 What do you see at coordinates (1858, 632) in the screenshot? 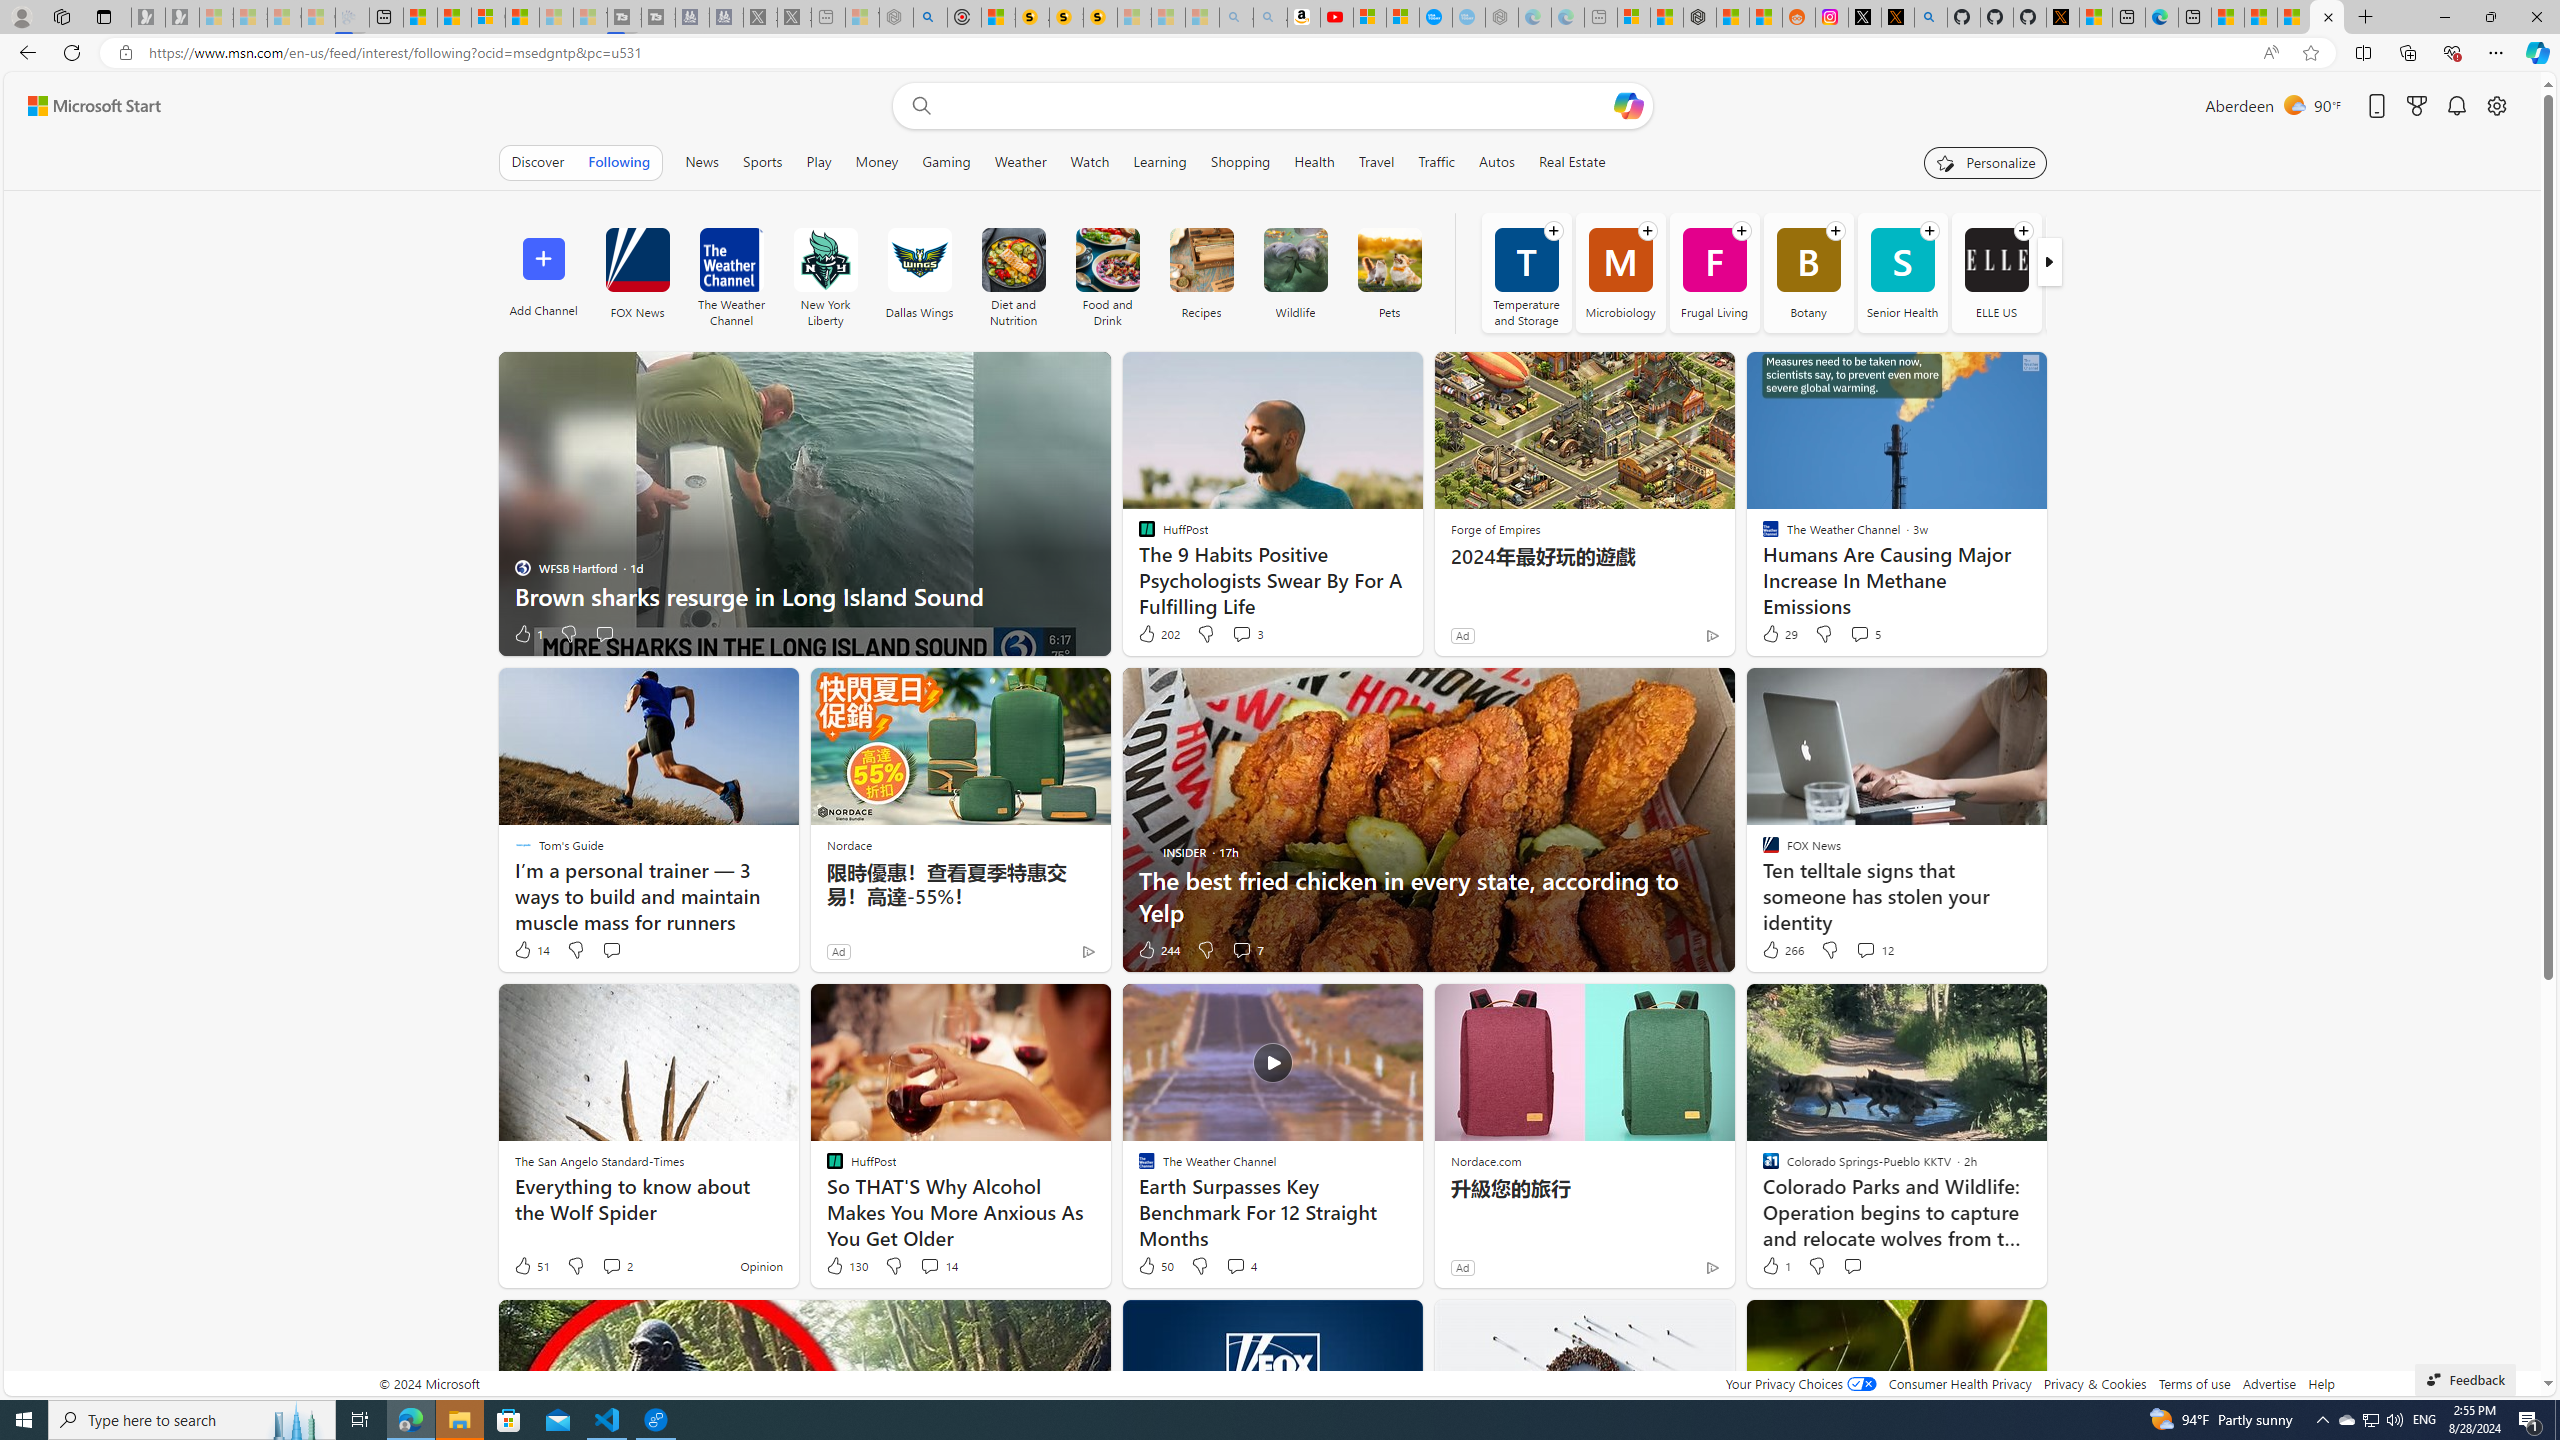
I see `'View comments 5 Comment'` at bounding box center [1858, 632].